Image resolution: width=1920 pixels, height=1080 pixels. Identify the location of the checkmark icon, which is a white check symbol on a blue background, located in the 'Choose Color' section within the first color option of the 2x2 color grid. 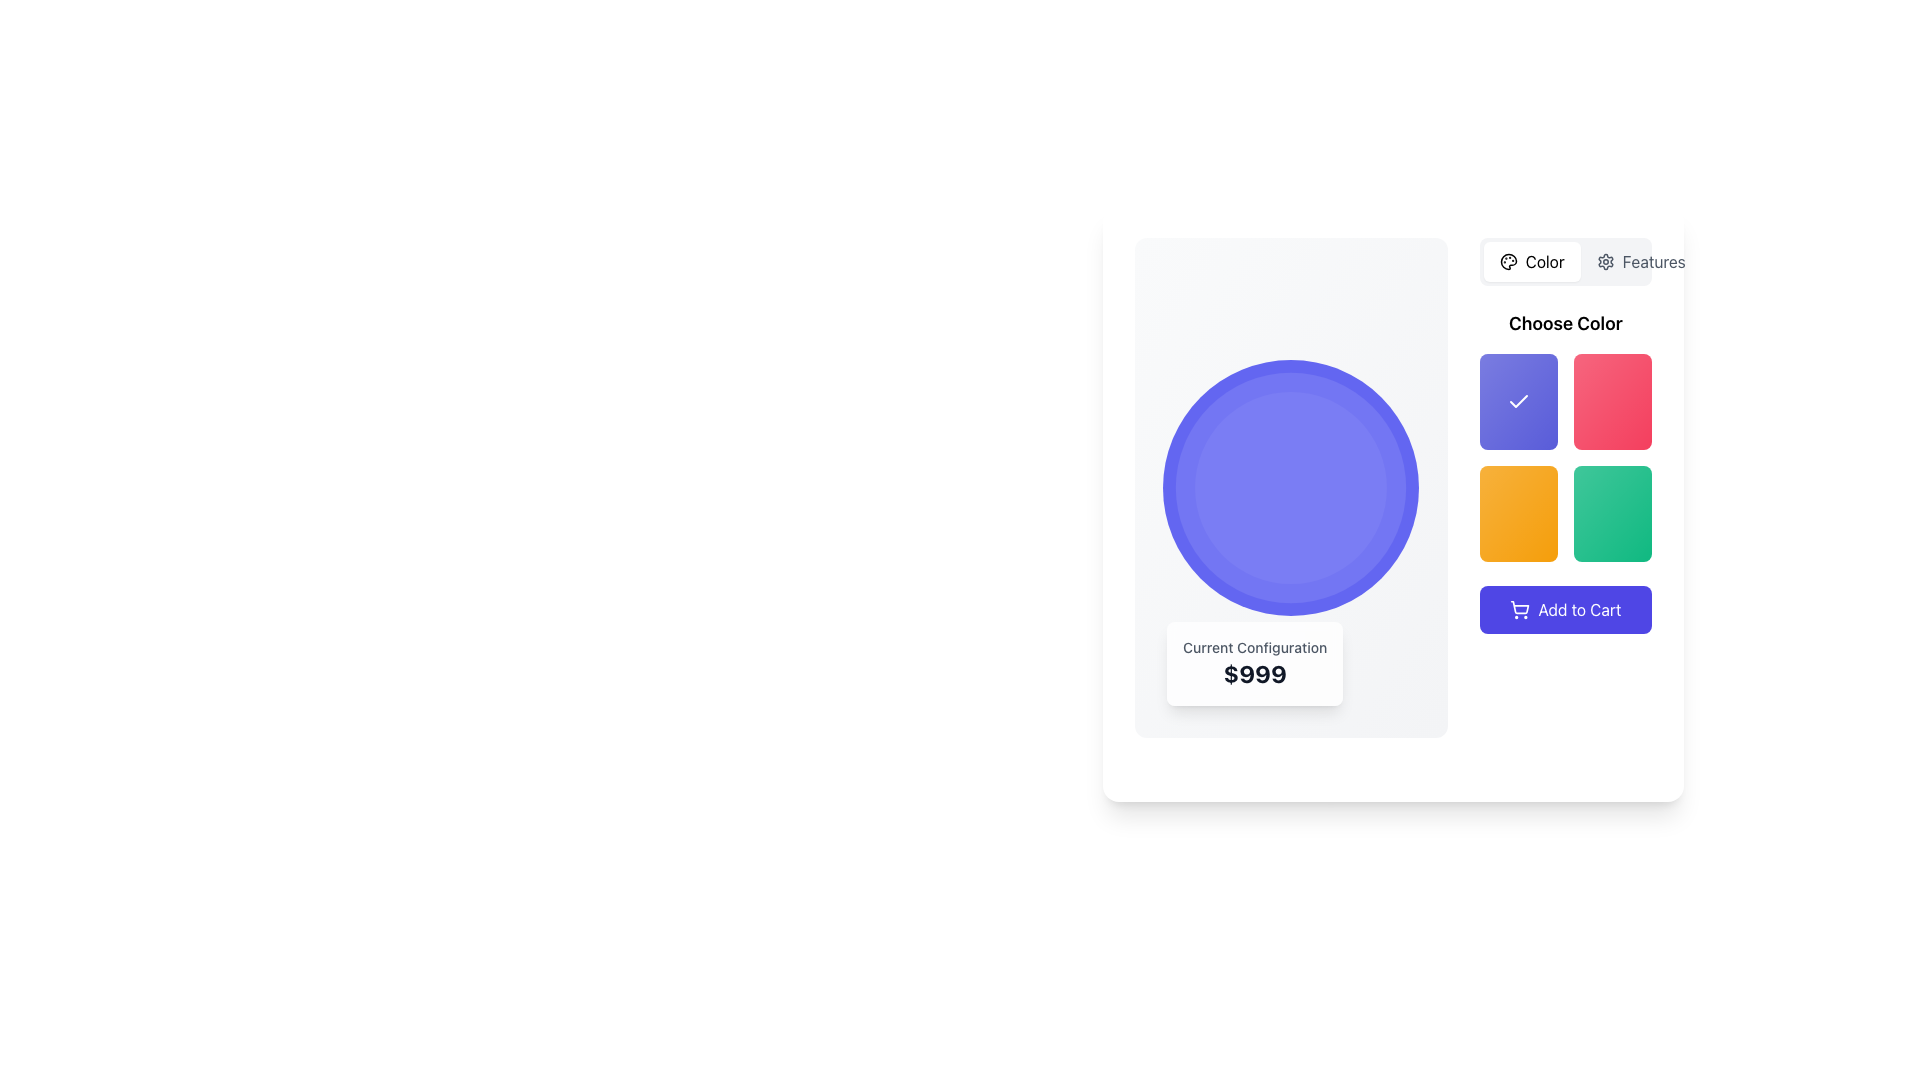
(1518, 401).